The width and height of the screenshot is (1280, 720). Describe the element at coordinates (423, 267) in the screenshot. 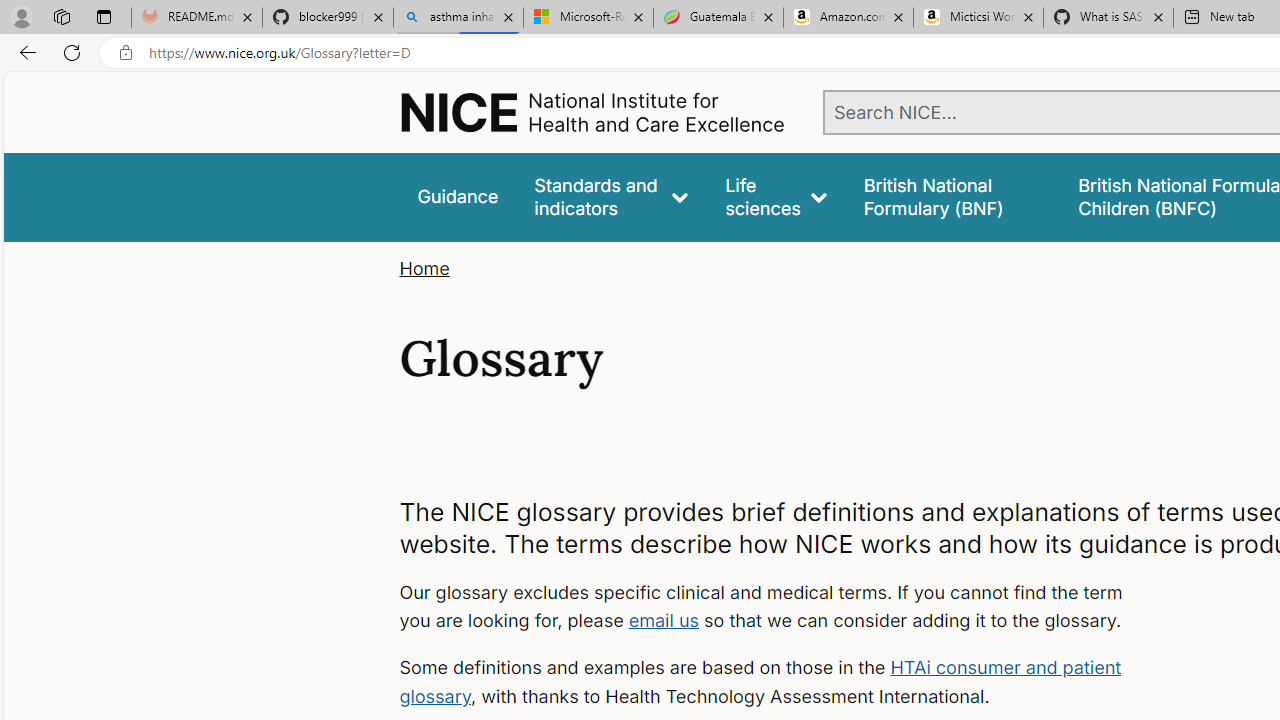

I see `'Home'` at that location.